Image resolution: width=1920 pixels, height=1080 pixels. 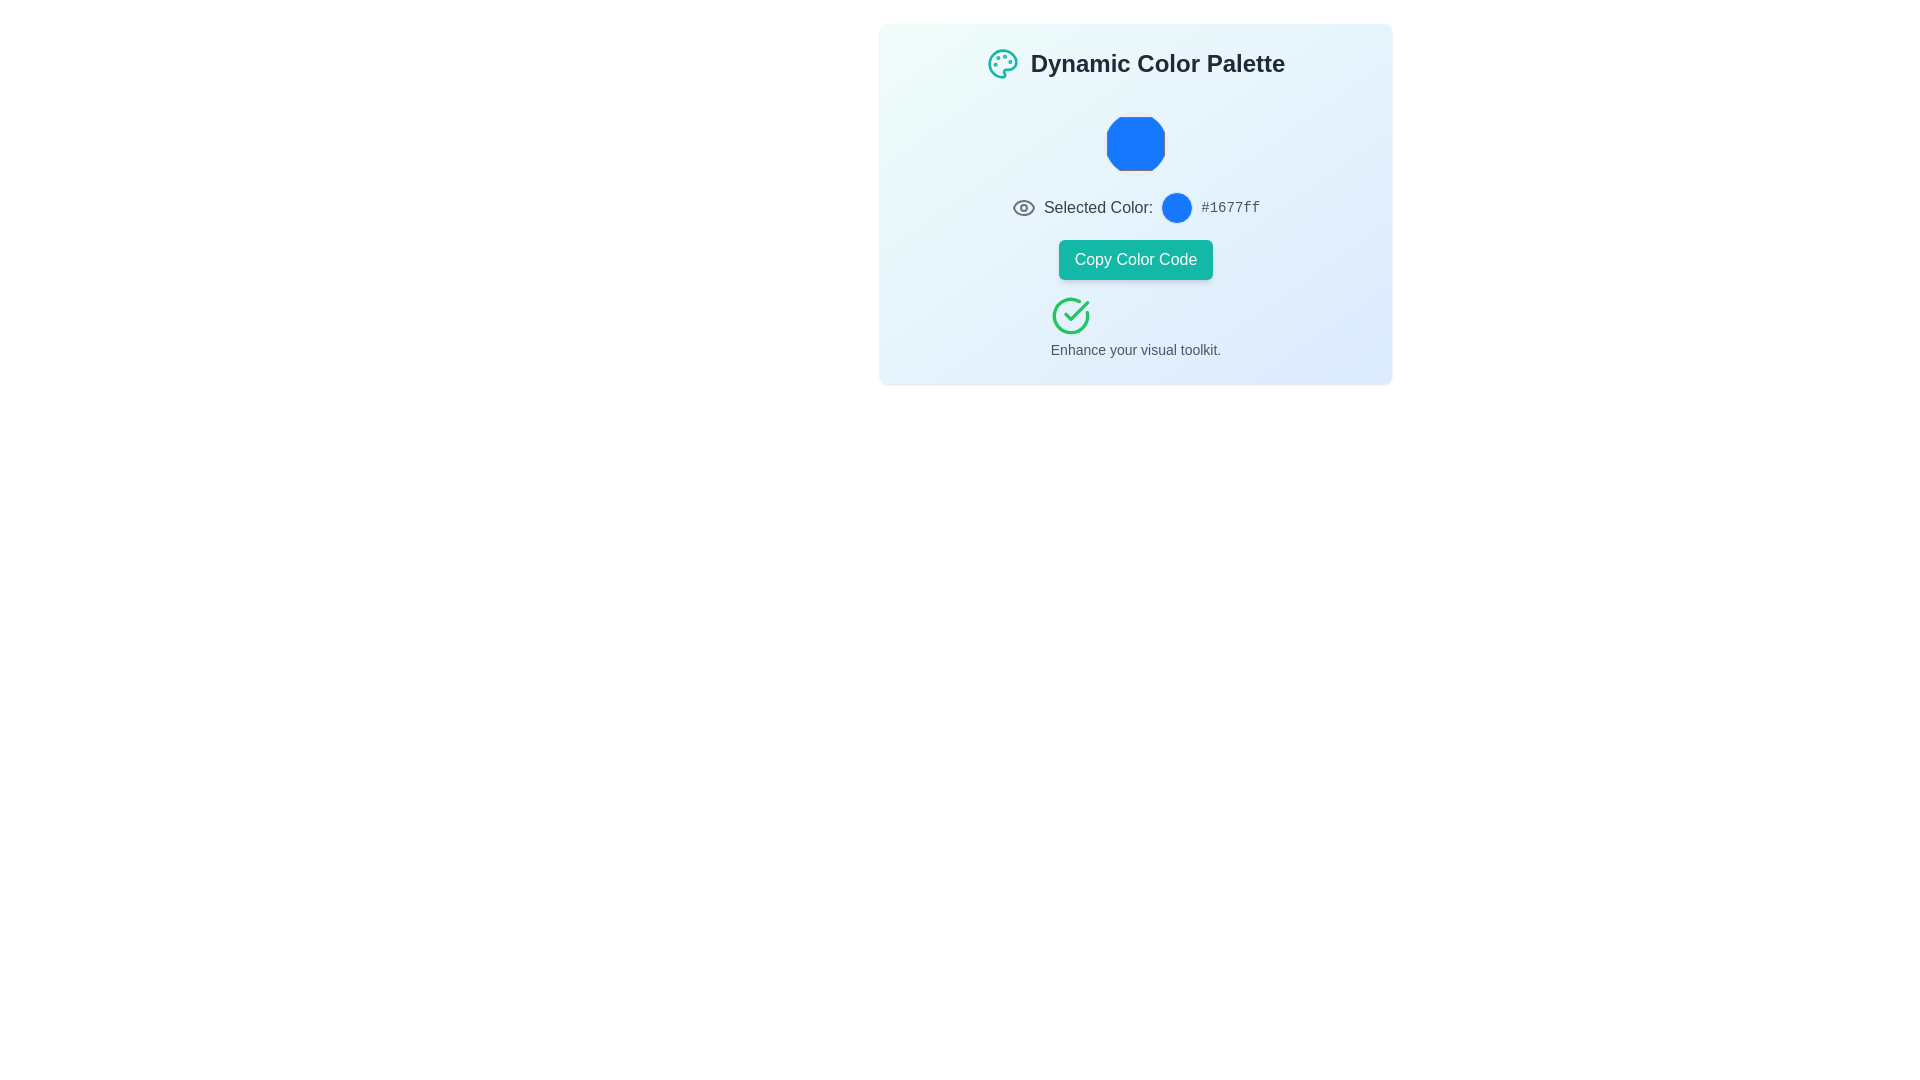 What do you see at coordinates (1229, 208) in the screenshot?
I see `the text label displaying the hexadecimal color code '#1677ff', which is styled with a gray font color and a monospace font, located within a horizontal group of color information elements` at bounding box center [1229, 208].